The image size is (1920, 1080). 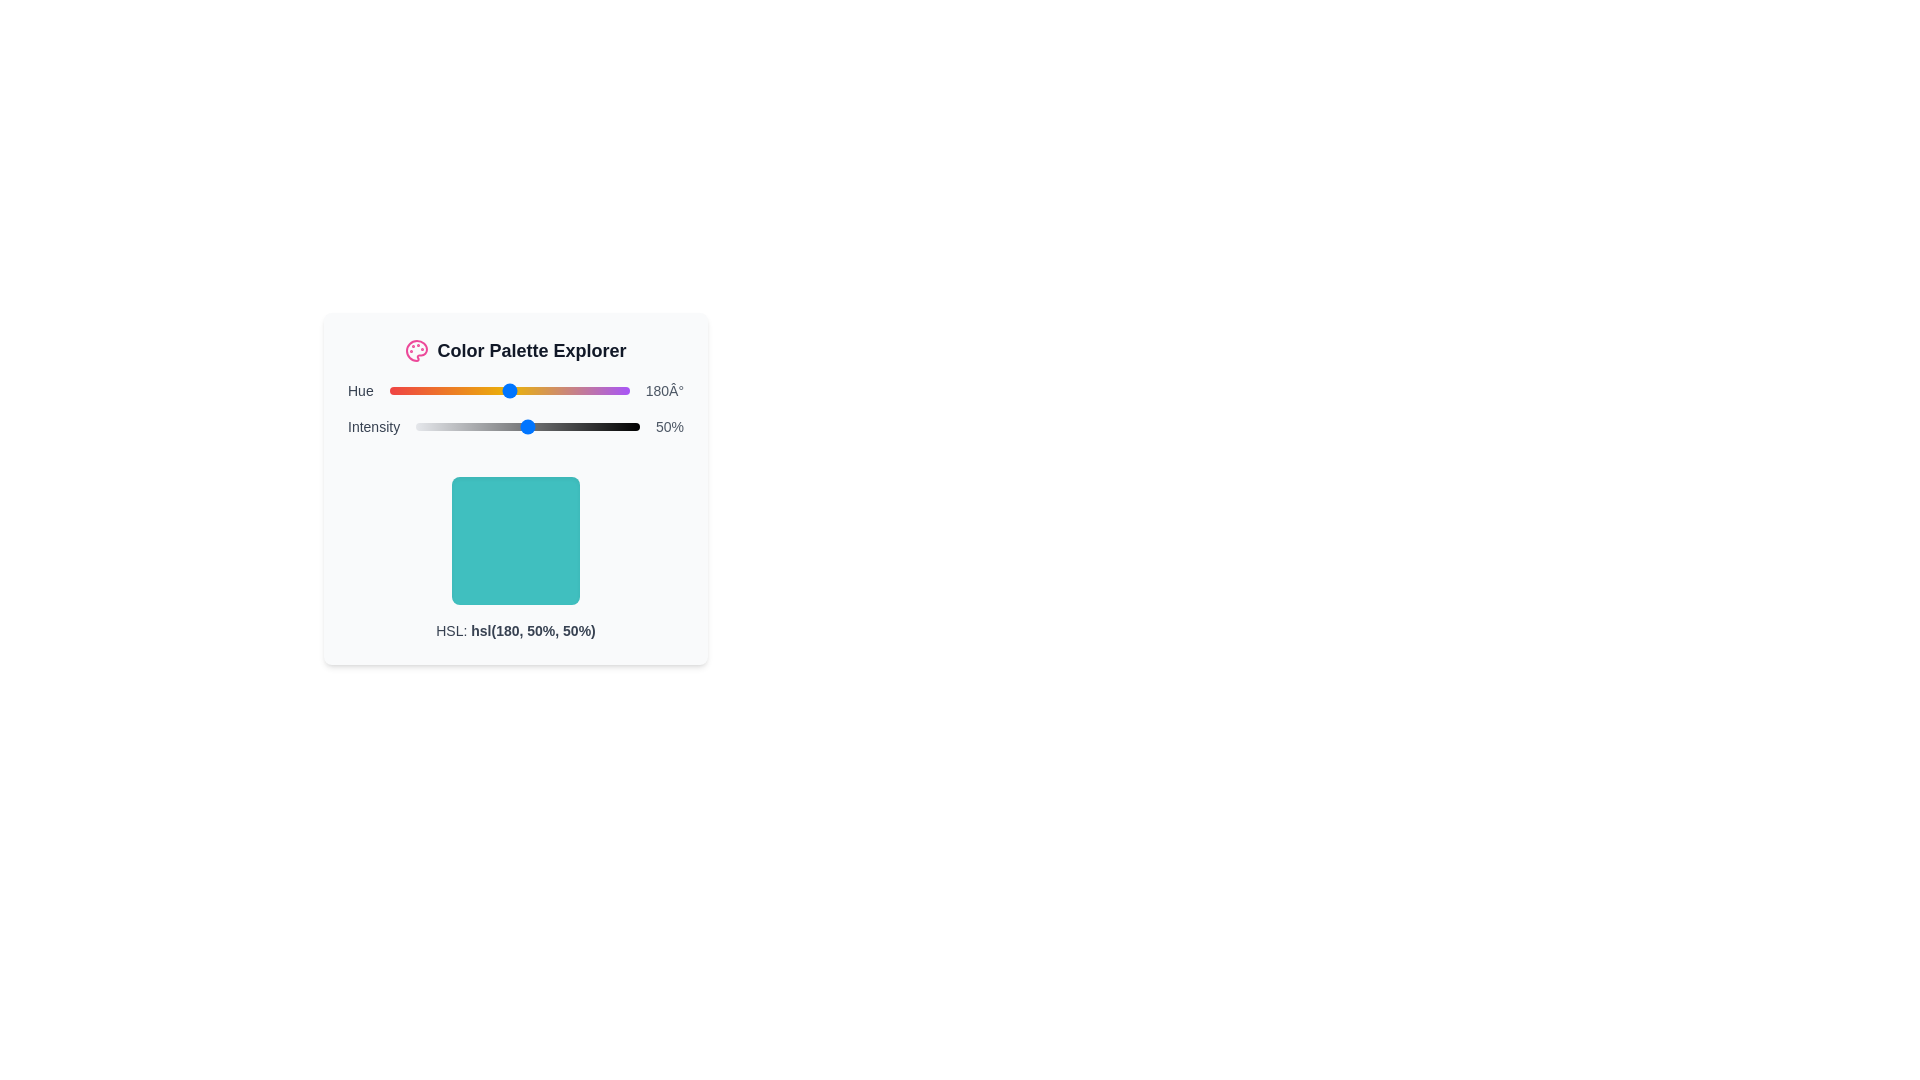 What do you see at coordinates (607, 390) in the screenshot?
I see `the hue slider to set its value to 328` at bounding box center [607, 390].